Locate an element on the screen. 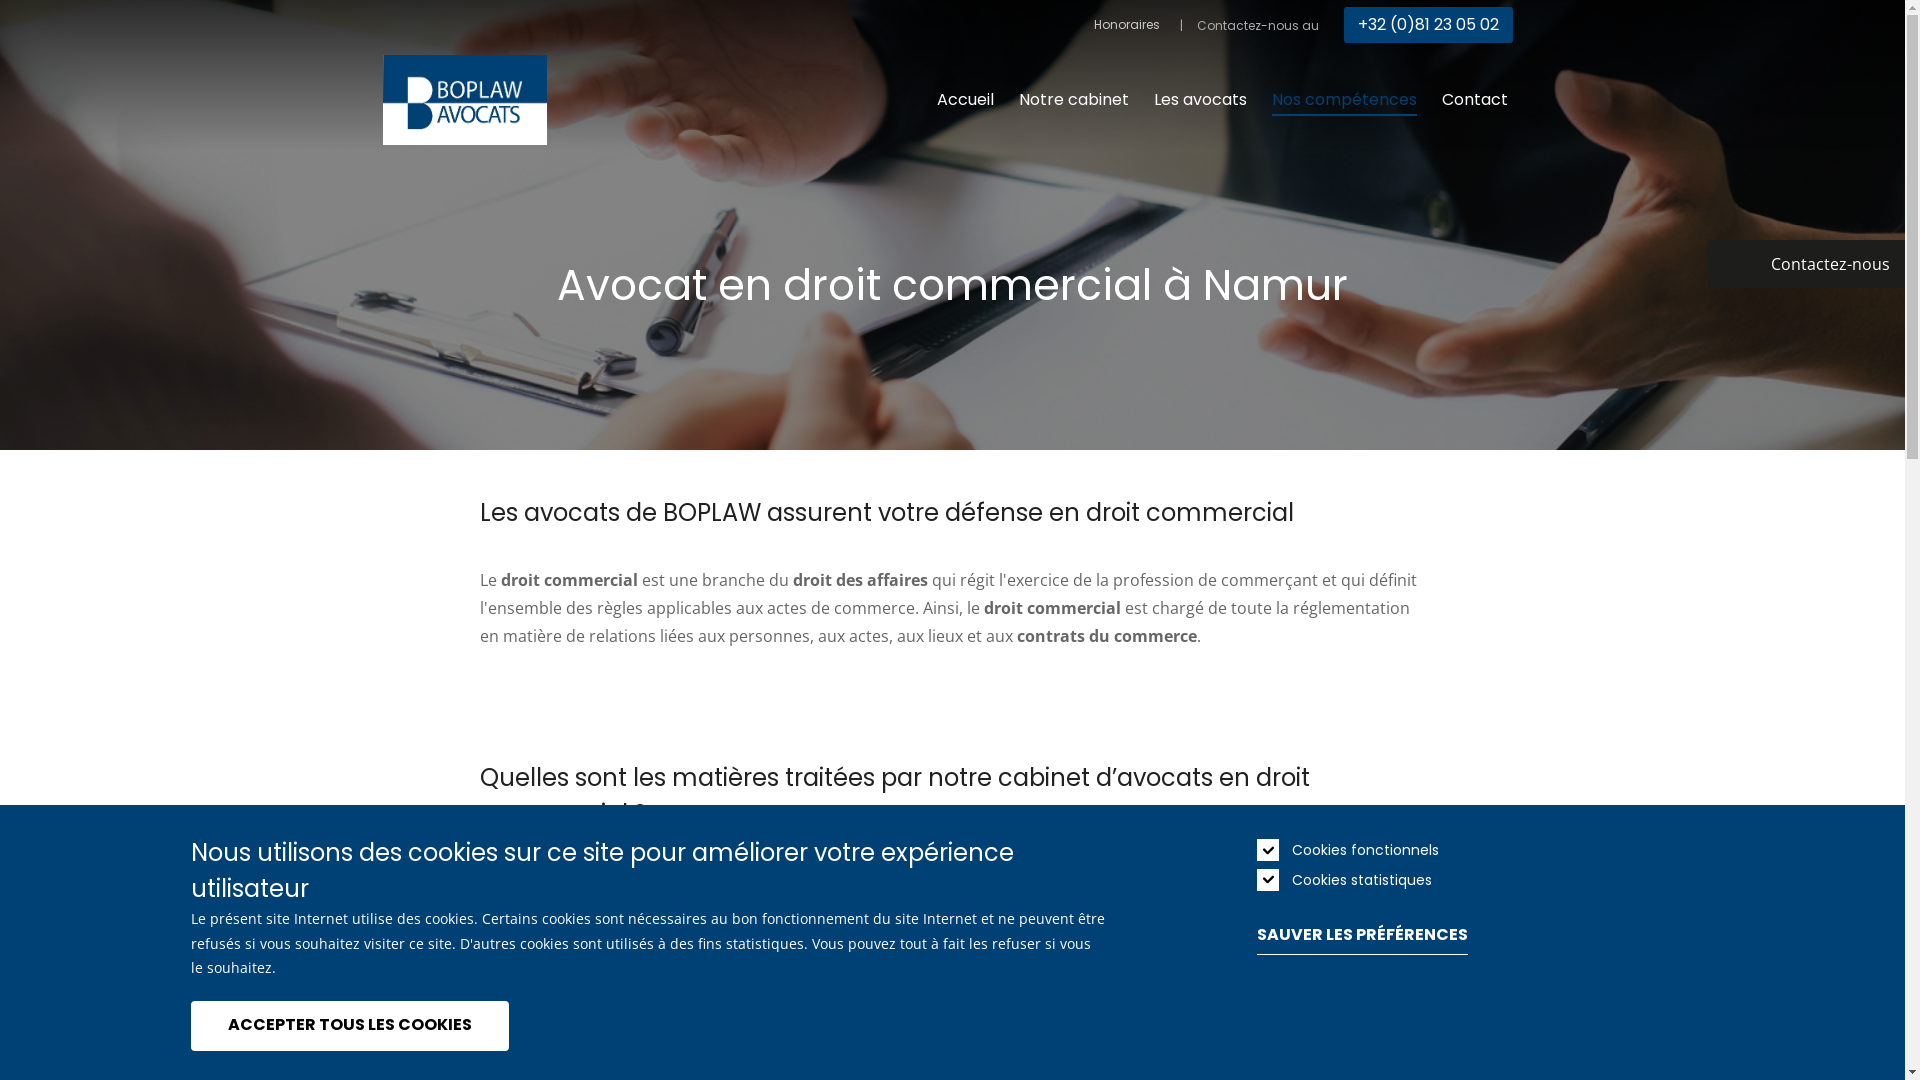 The width and height of the screenshot is (1920, 1080). '+32 (0)81 23 05 02' is located at coordinates (1427, 24).